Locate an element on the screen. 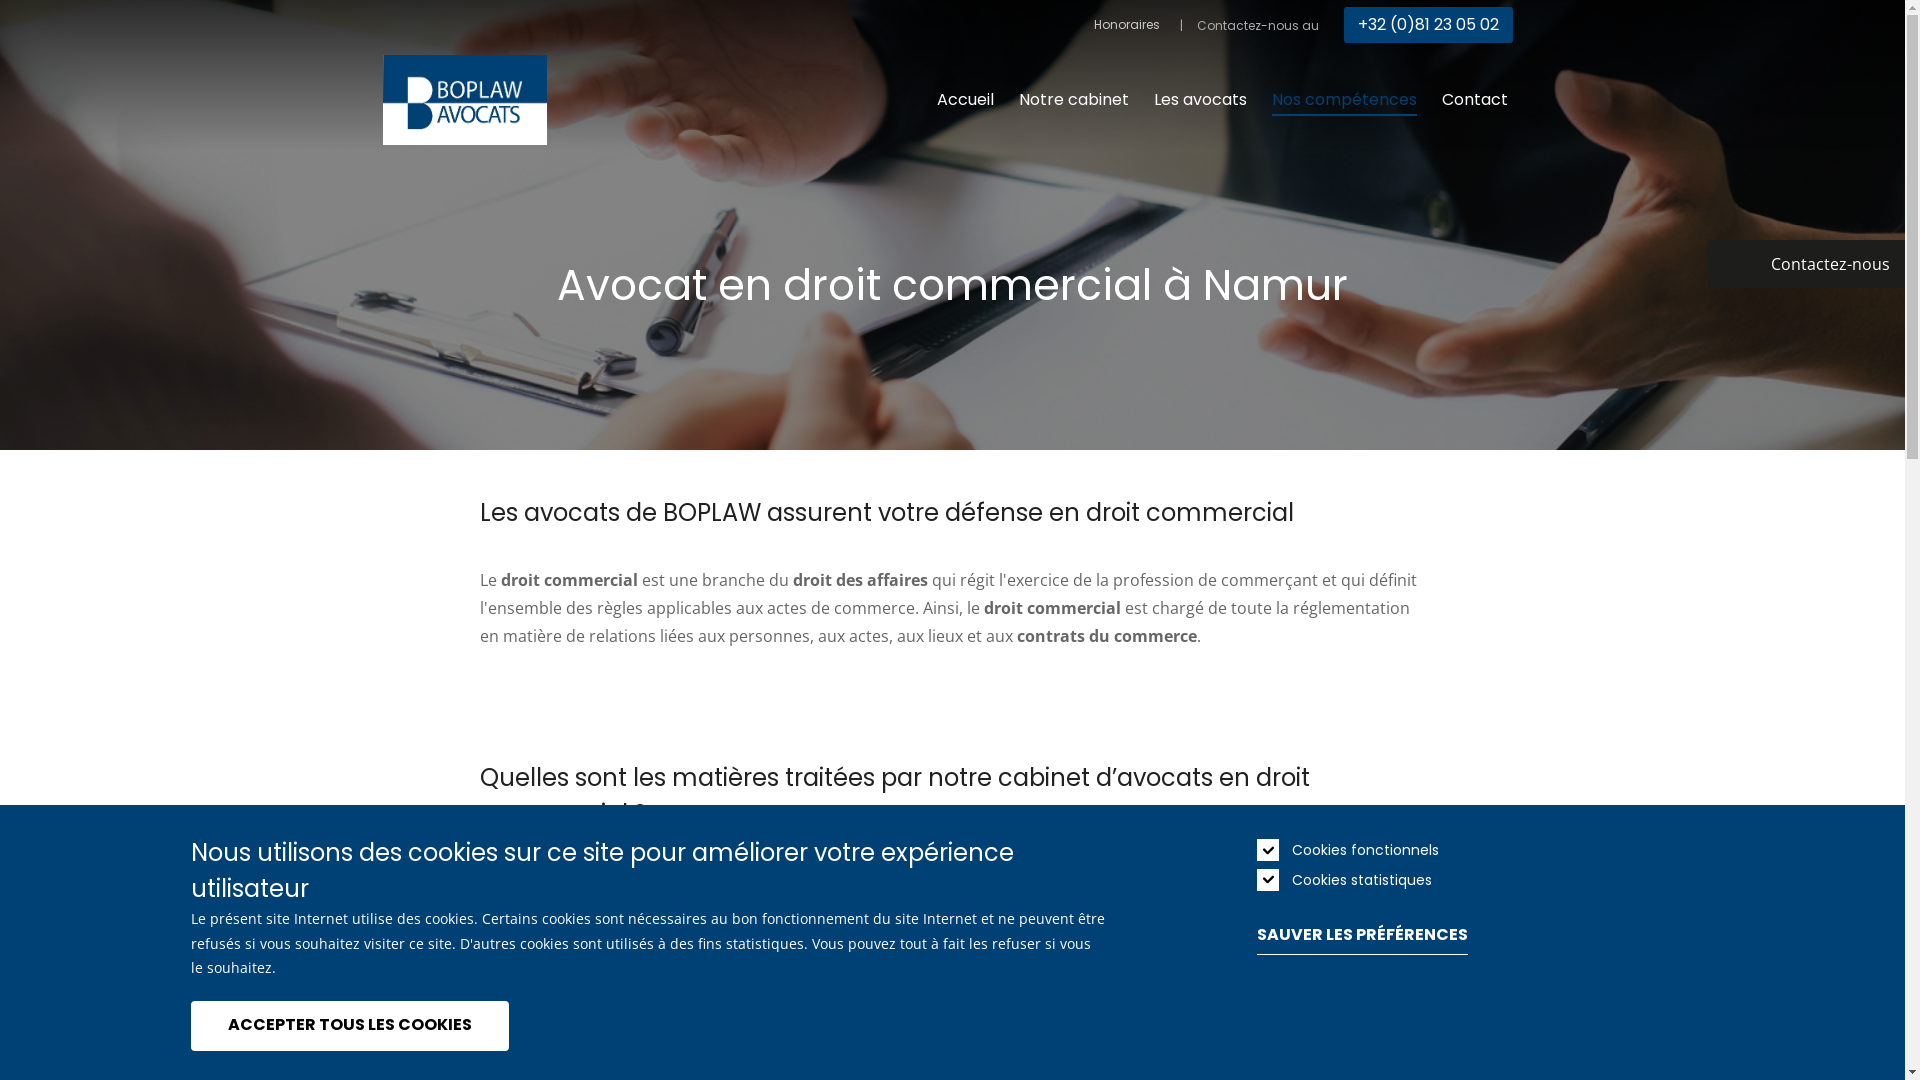 The width and height of the screenshot is (1920, 1080). '+32 (0)81 23 05 02' is located at coordinates (1427, 24).